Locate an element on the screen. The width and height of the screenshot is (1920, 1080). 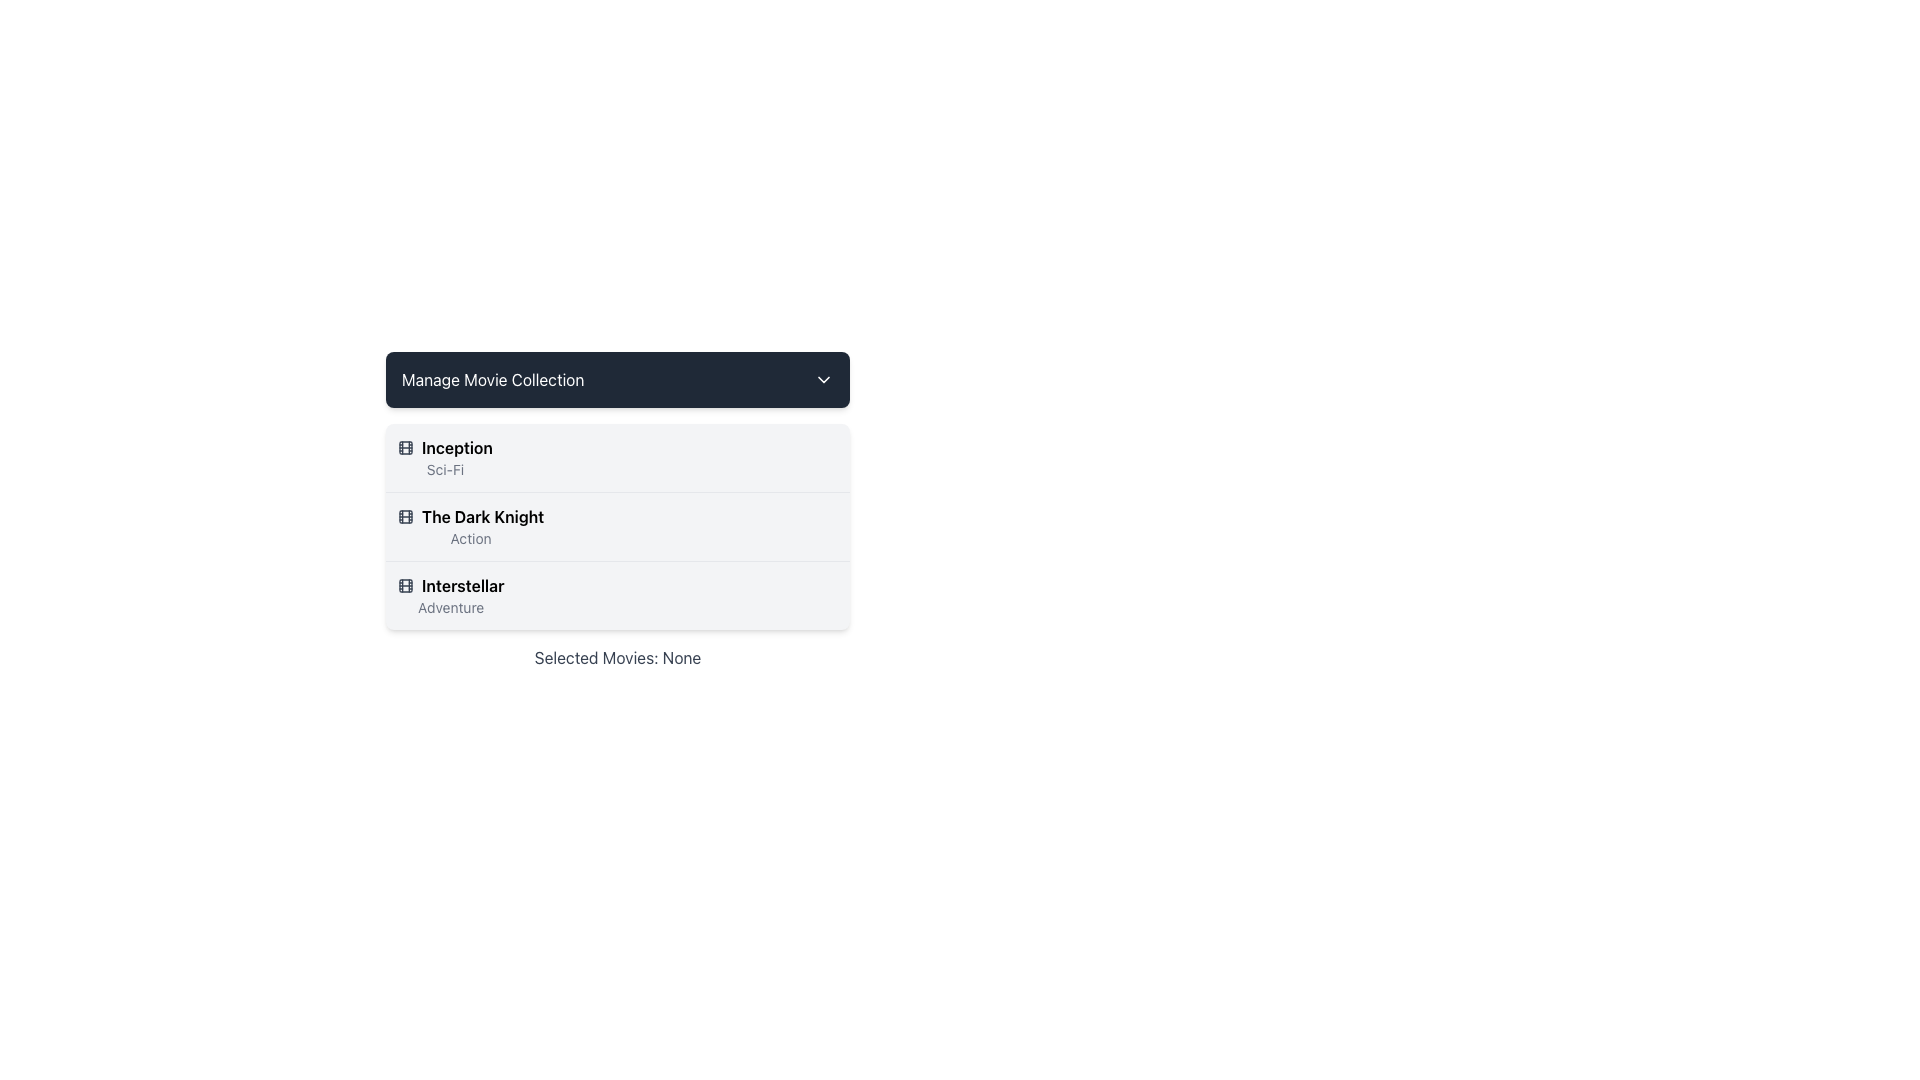
the text label displaying 'The Dark Knight' next to the film reel icon is located at coordinates (470, 515).